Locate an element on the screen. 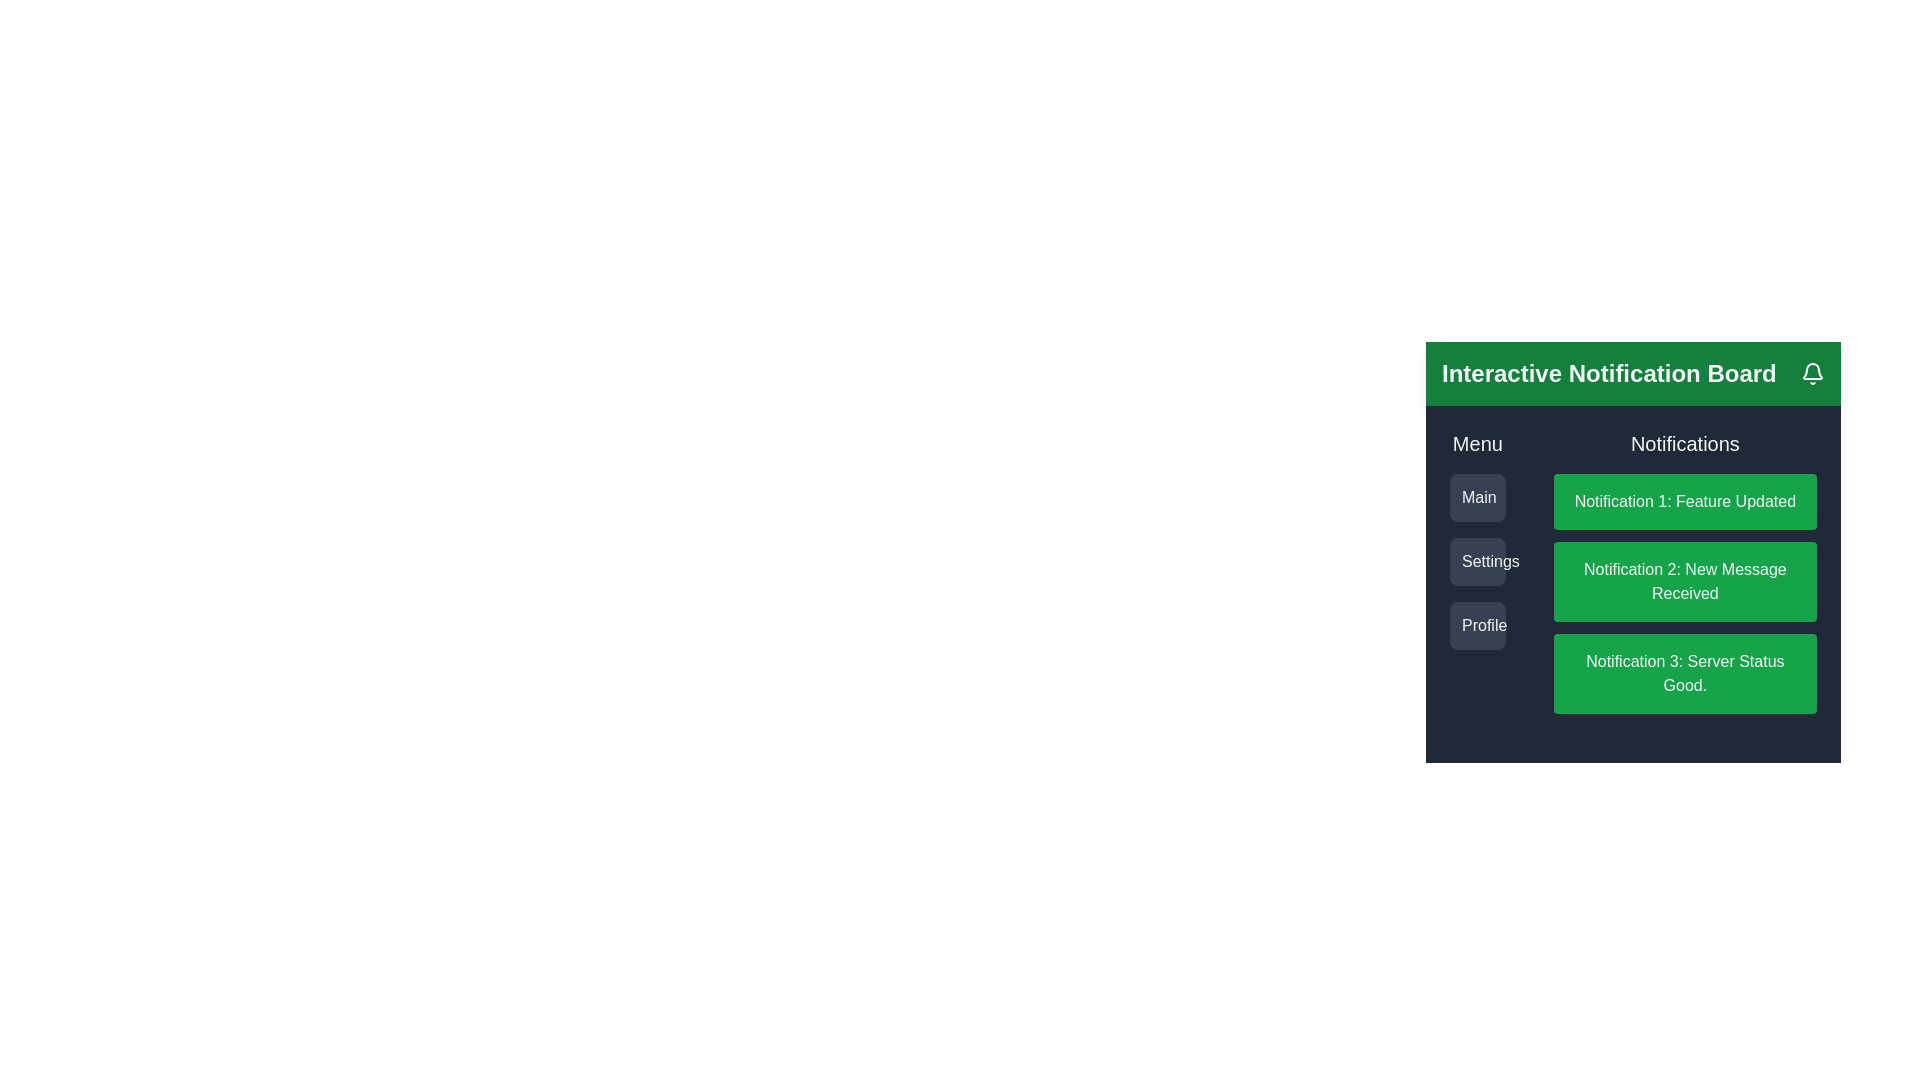 The height and width of the screenshot is (1080, 1920). the green rectangular interactive notification box stating 'Notification 2: New Message Received' located in the Notifications panel is located at coordinates (1633, 540).